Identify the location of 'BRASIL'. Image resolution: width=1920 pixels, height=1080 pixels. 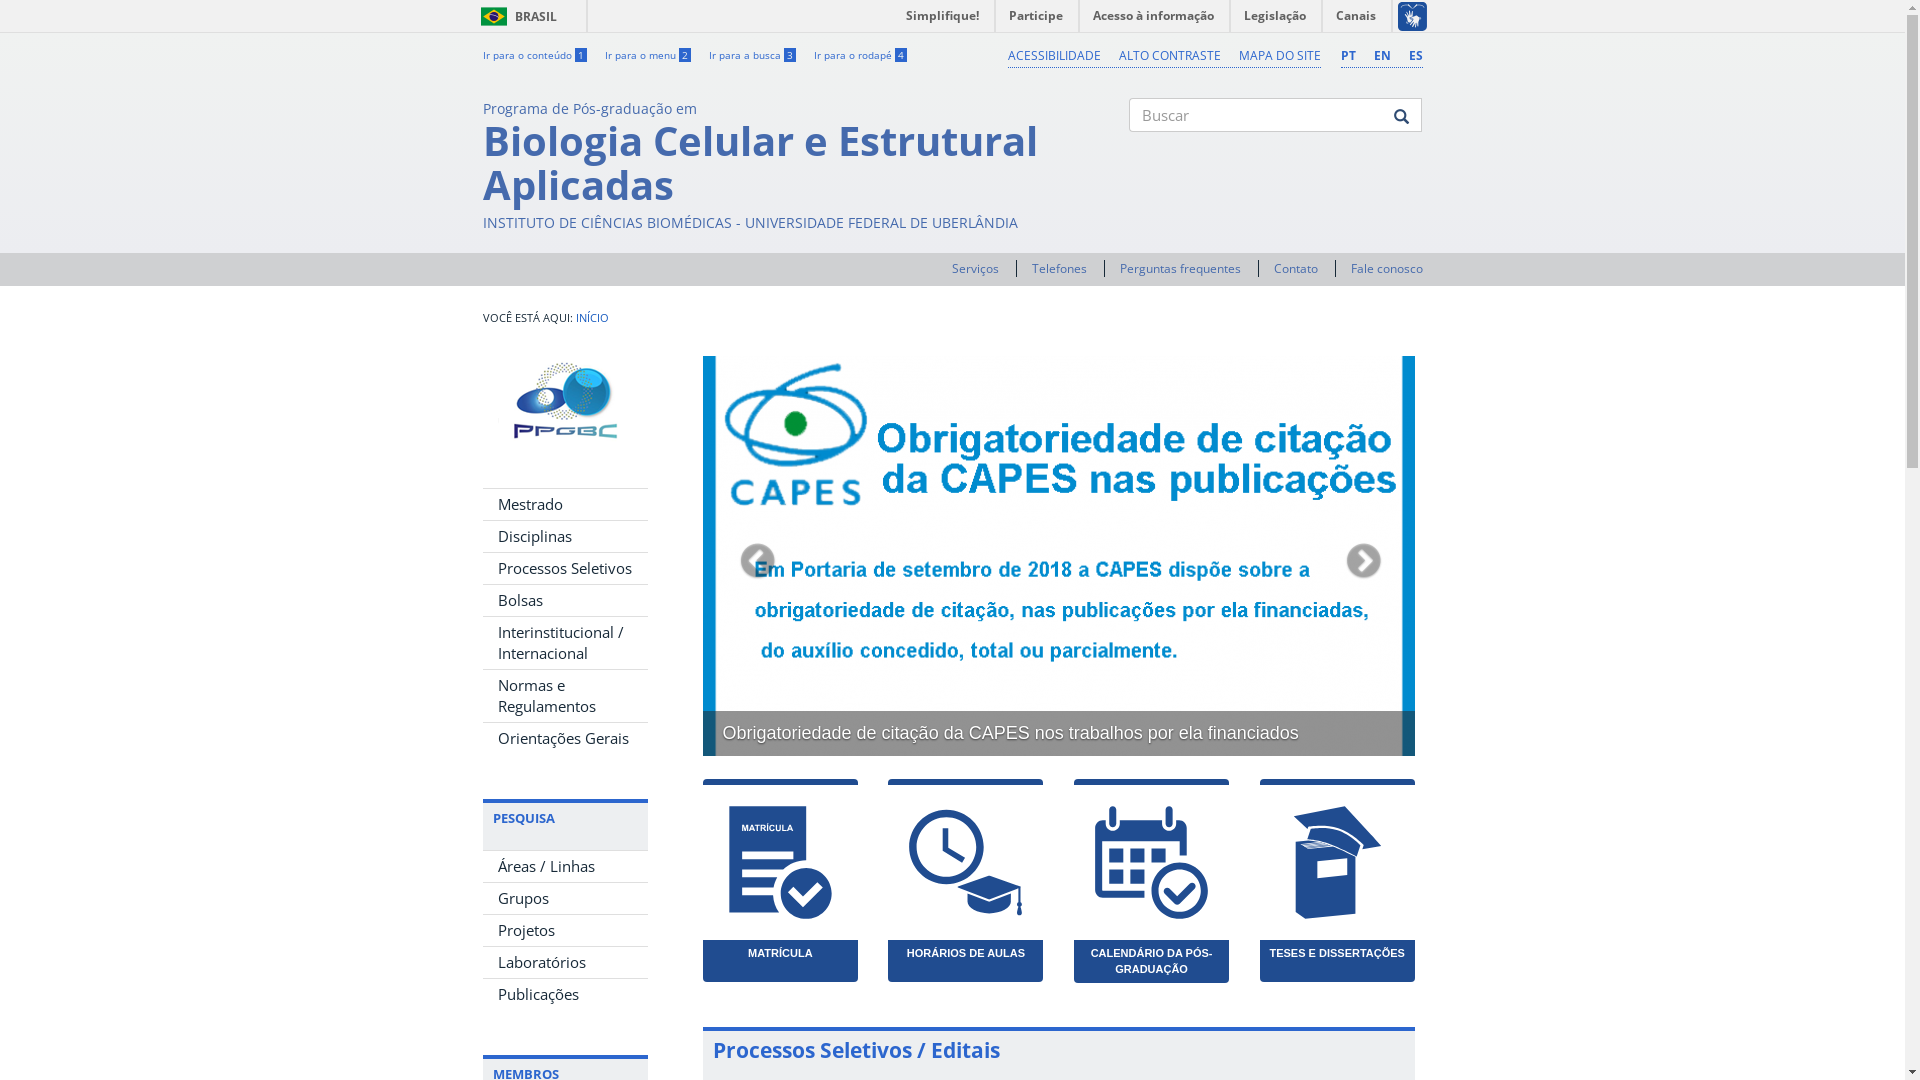
(470, 16).